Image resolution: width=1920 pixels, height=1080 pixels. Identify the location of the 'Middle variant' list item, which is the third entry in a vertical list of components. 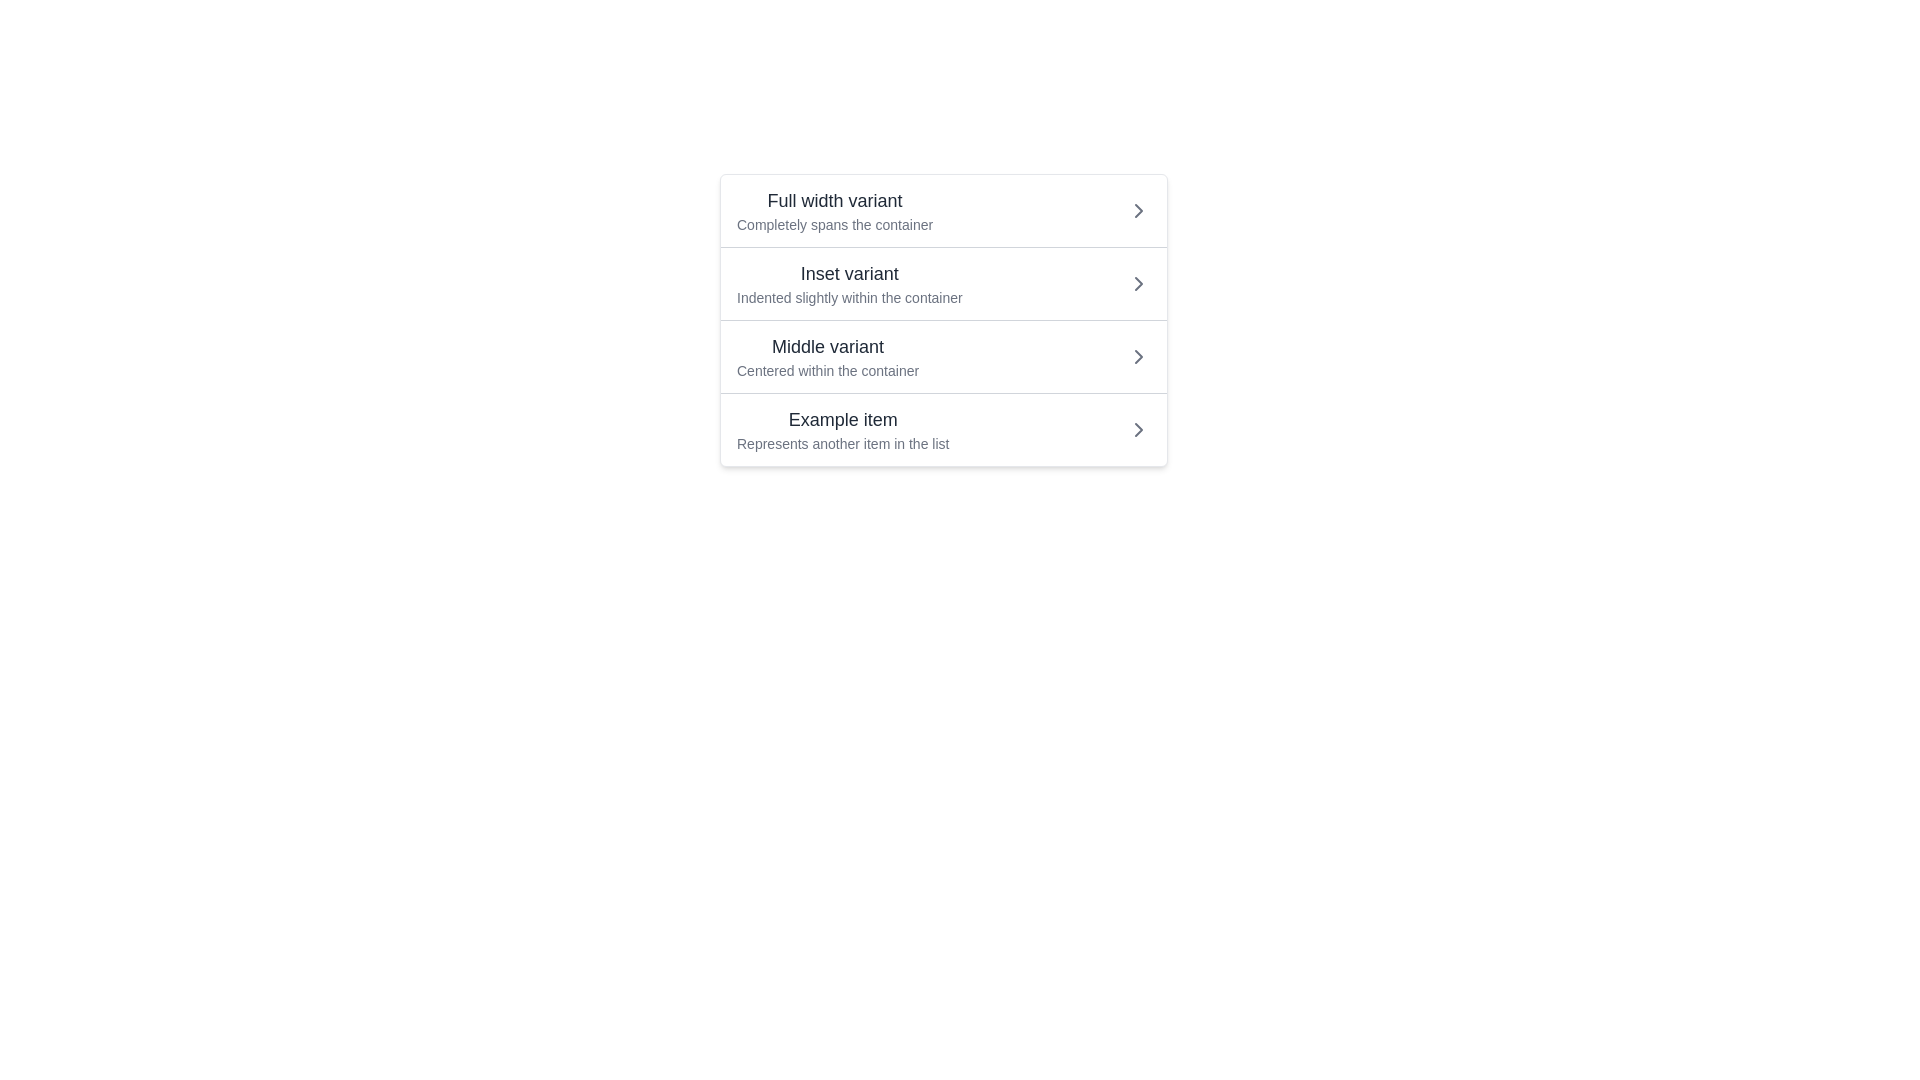
(828, 356).